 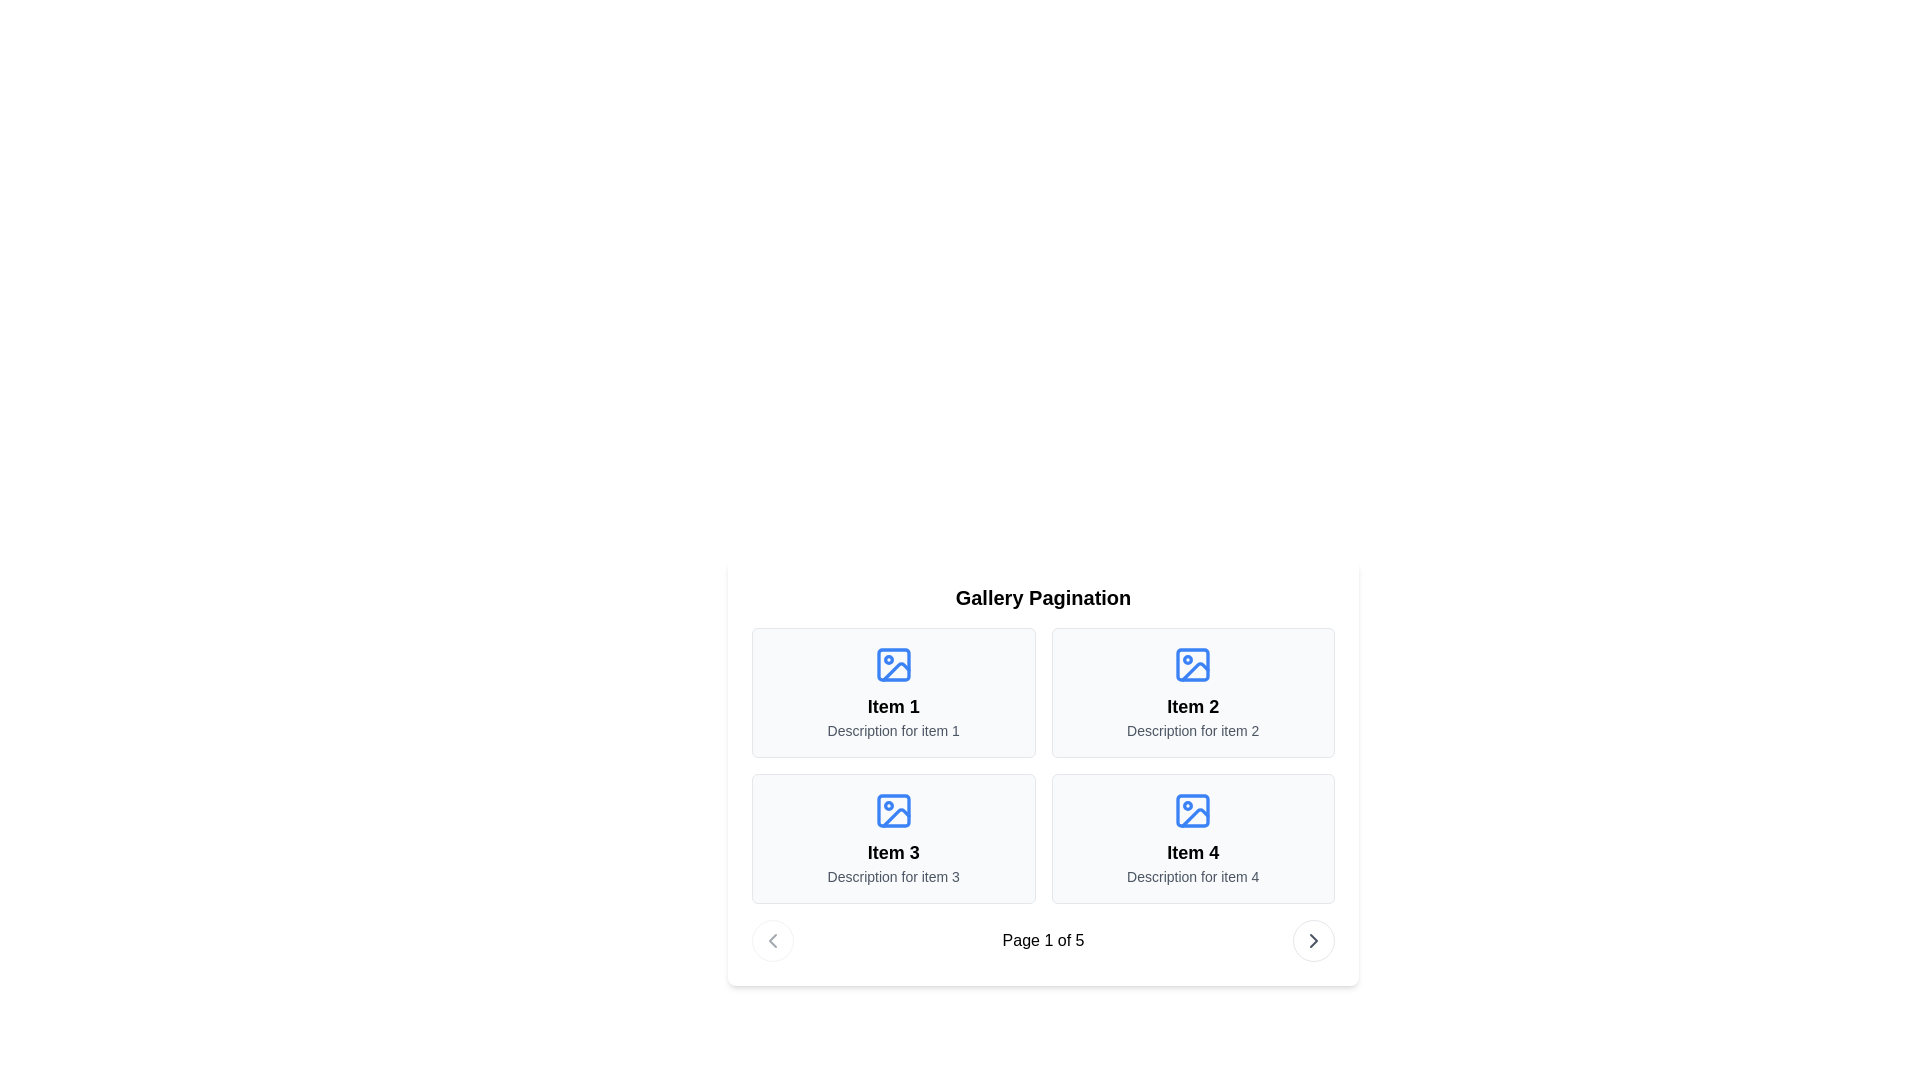 What do you see at coordinates (771, 941) in the screenshot?
I see `the left-pointing chevron button with a gray border and white background located at the bottom-left corner of the gallery pagination section` at bounding box center [771, 941].